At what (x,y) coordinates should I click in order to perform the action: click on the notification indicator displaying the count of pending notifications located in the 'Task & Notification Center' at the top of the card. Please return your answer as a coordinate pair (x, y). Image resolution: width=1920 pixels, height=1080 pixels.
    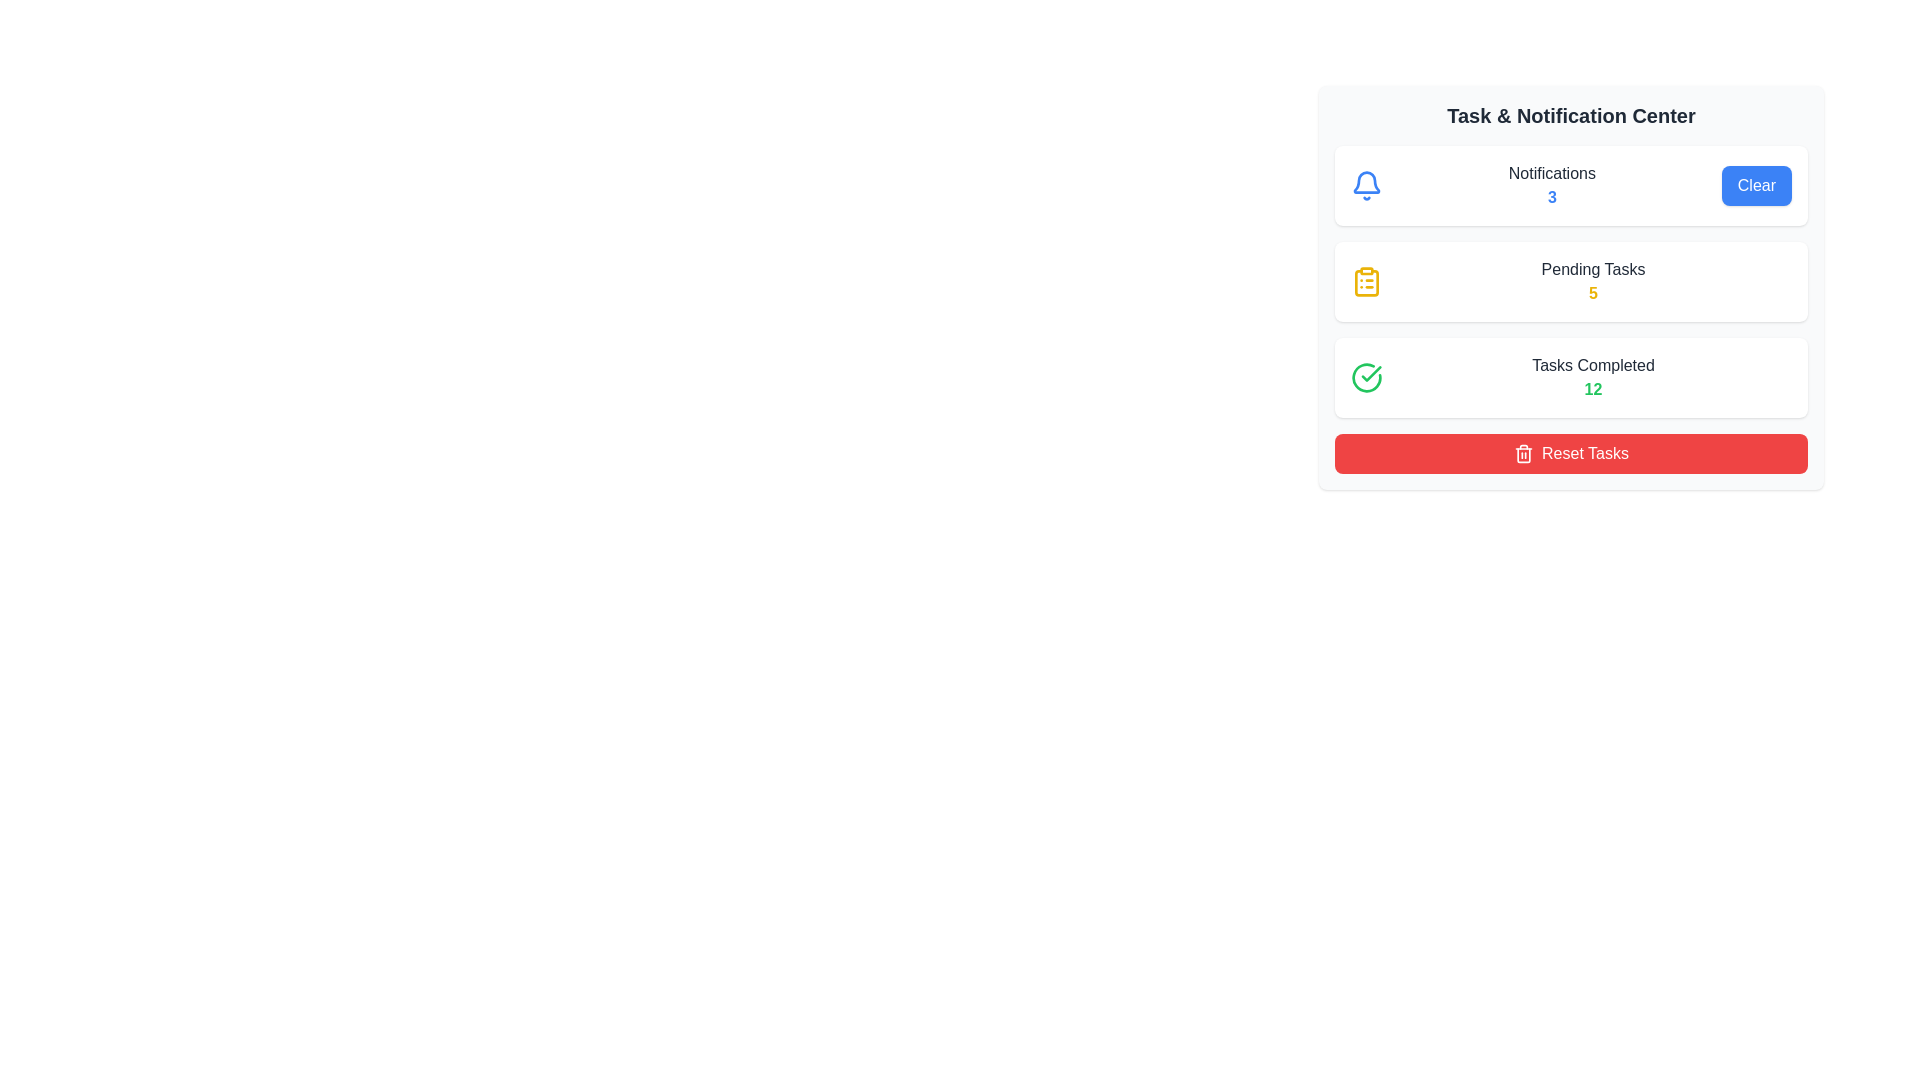
    Looking at the image, I should click on (1551, 185).